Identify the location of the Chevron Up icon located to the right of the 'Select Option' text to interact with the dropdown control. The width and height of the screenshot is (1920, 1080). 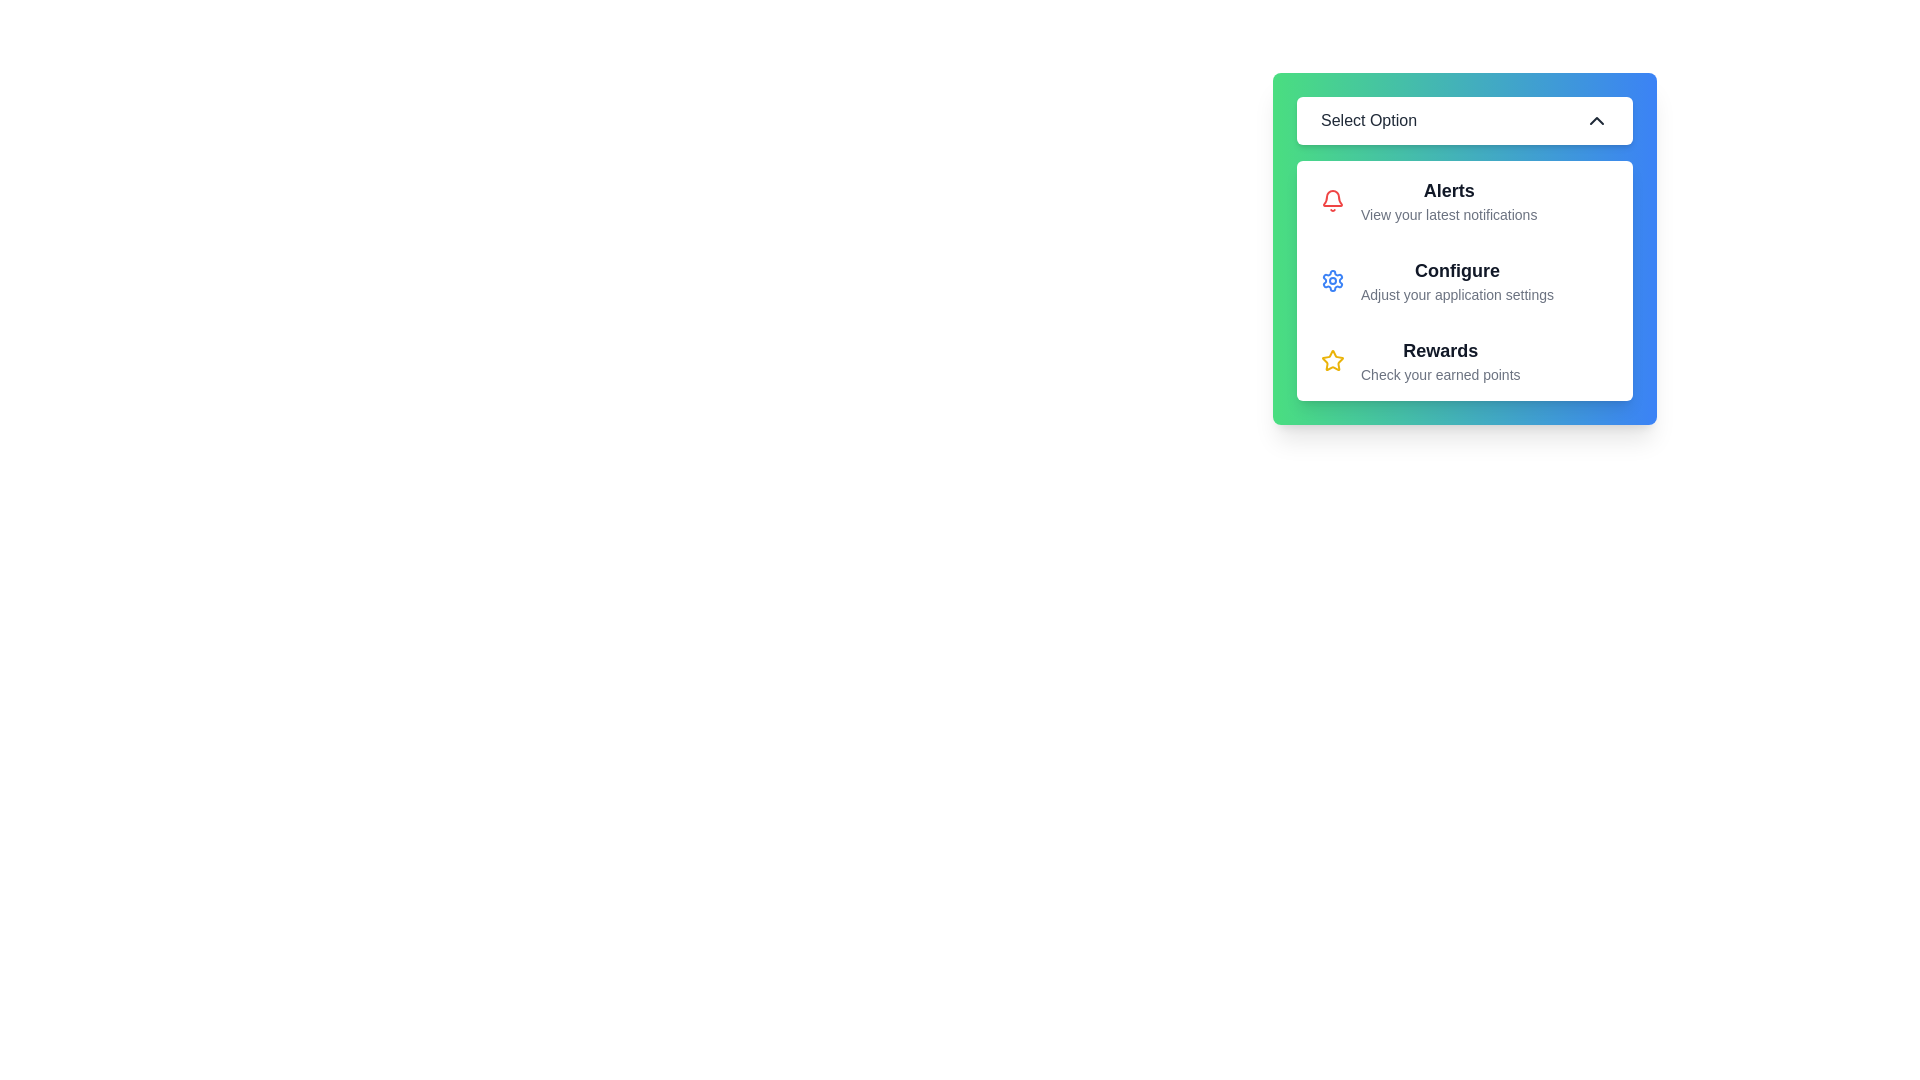
(1596, 120).